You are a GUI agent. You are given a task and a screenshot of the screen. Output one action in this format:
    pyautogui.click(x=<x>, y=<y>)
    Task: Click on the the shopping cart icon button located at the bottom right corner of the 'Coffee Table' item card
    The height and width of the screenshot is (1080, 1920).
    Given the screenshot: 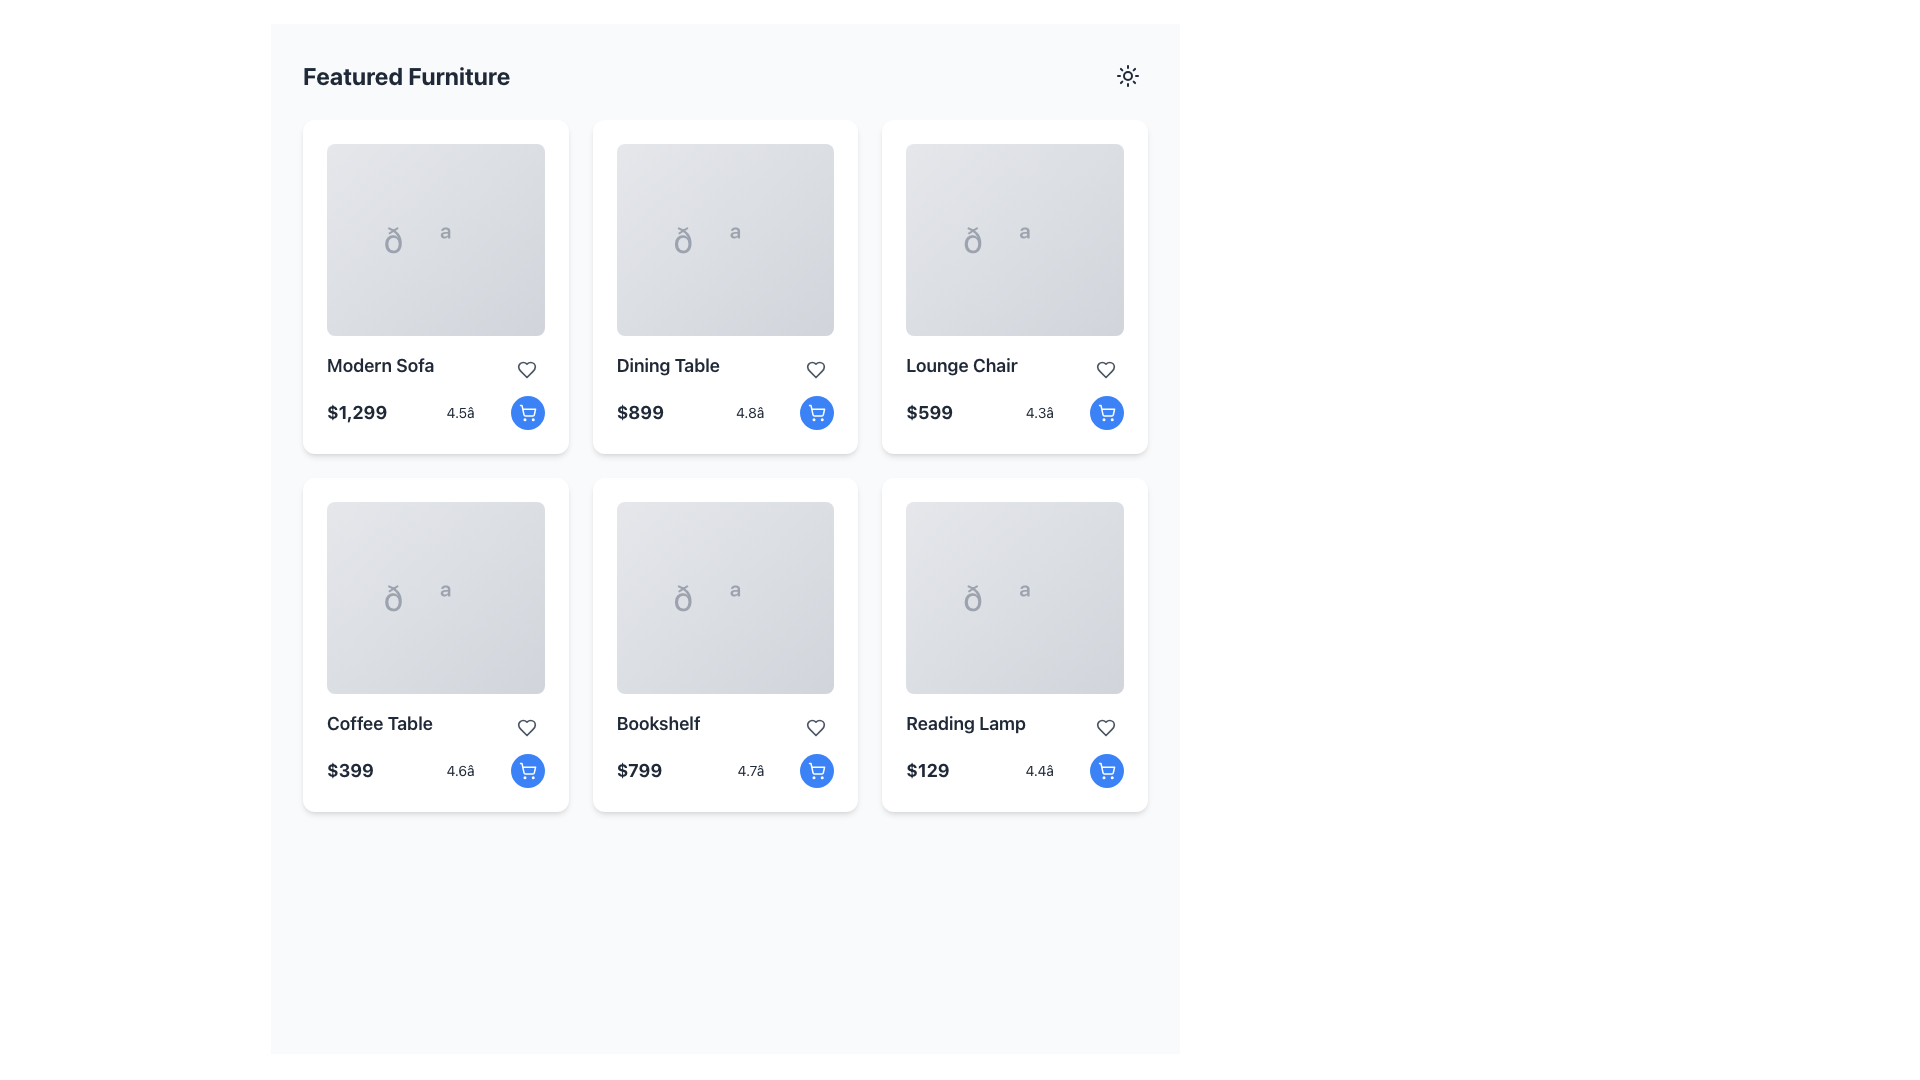 What is the action you would take?
    pyautogui.click(x=527, y=767)
    